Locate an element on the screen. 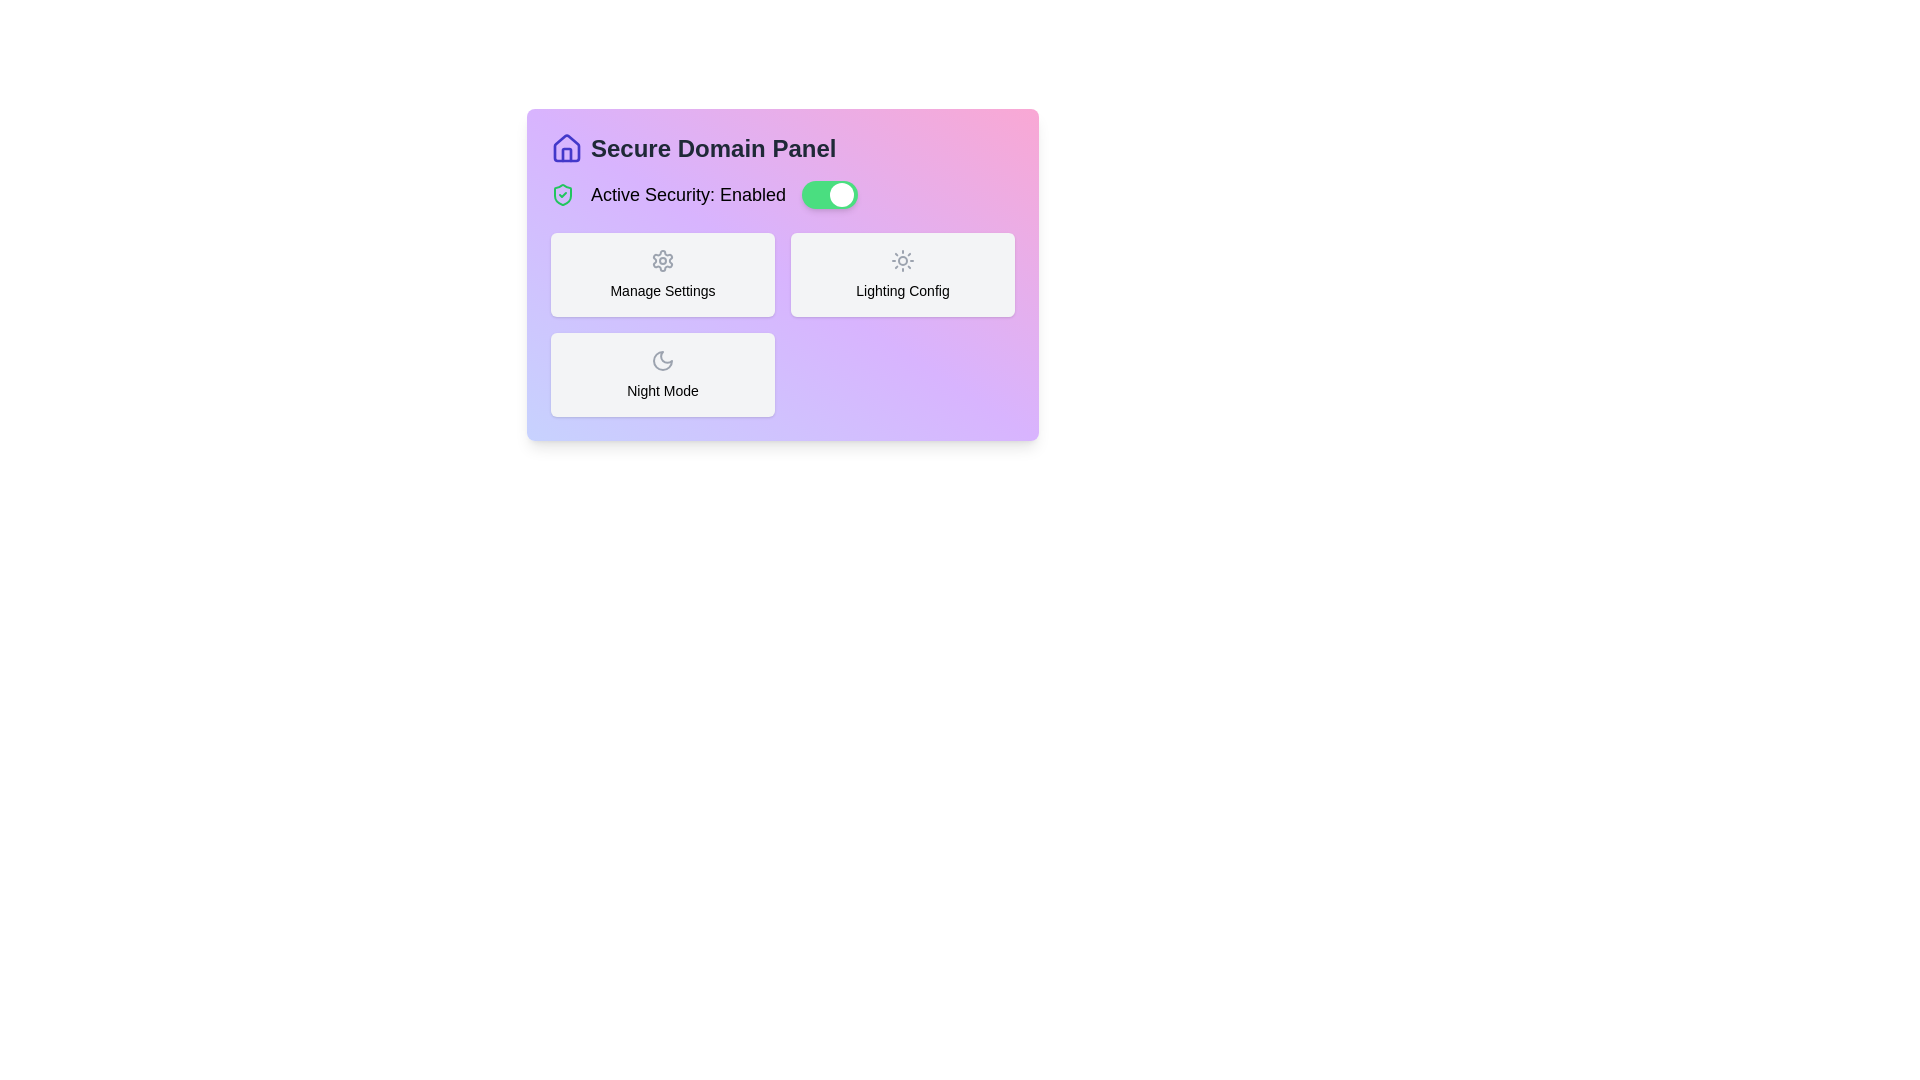 The width and height of the screenshot is (1920, 1080). the 'Enabled' text label, which indicates the current state of the security and is located to the right of the 'Active Security:' label and to the left of the toggle switch in the 'Active Security' section is located at coordinates (752, 195).